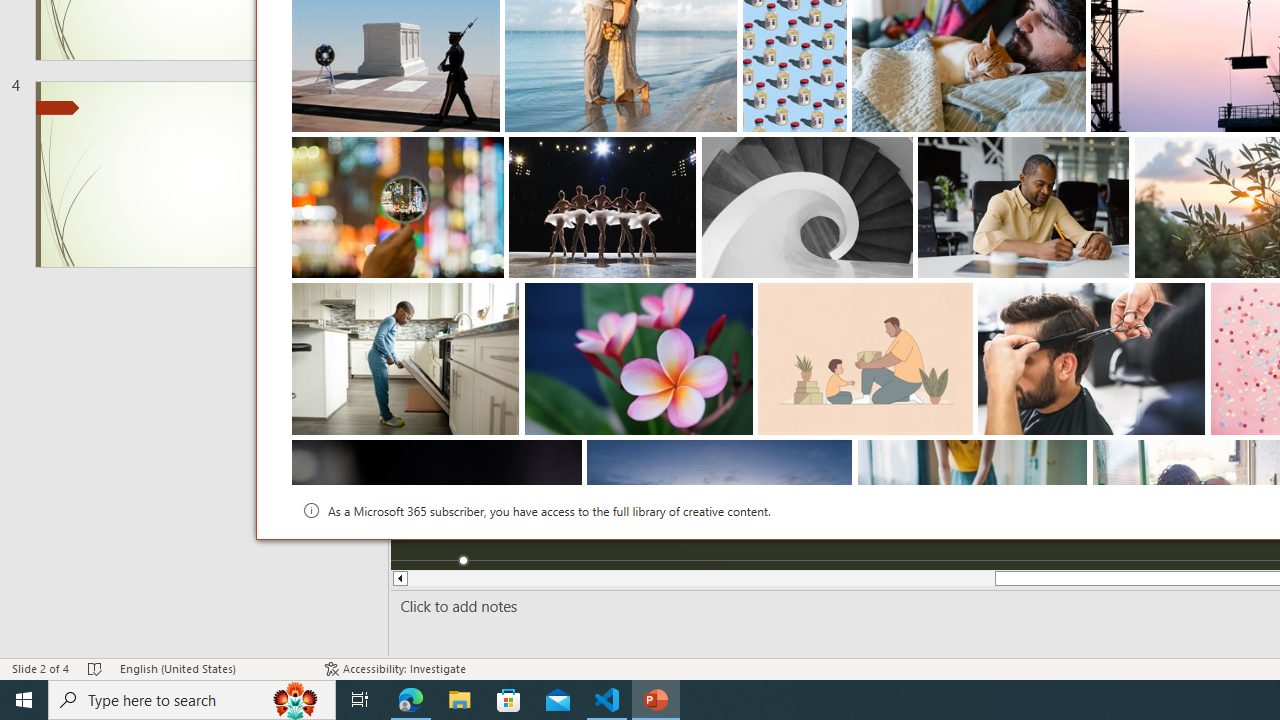  What do you see at coordinates (95, 669) in the screenshot?
I see `'Spell Check No Errors'` at bounding box center [95, 669].